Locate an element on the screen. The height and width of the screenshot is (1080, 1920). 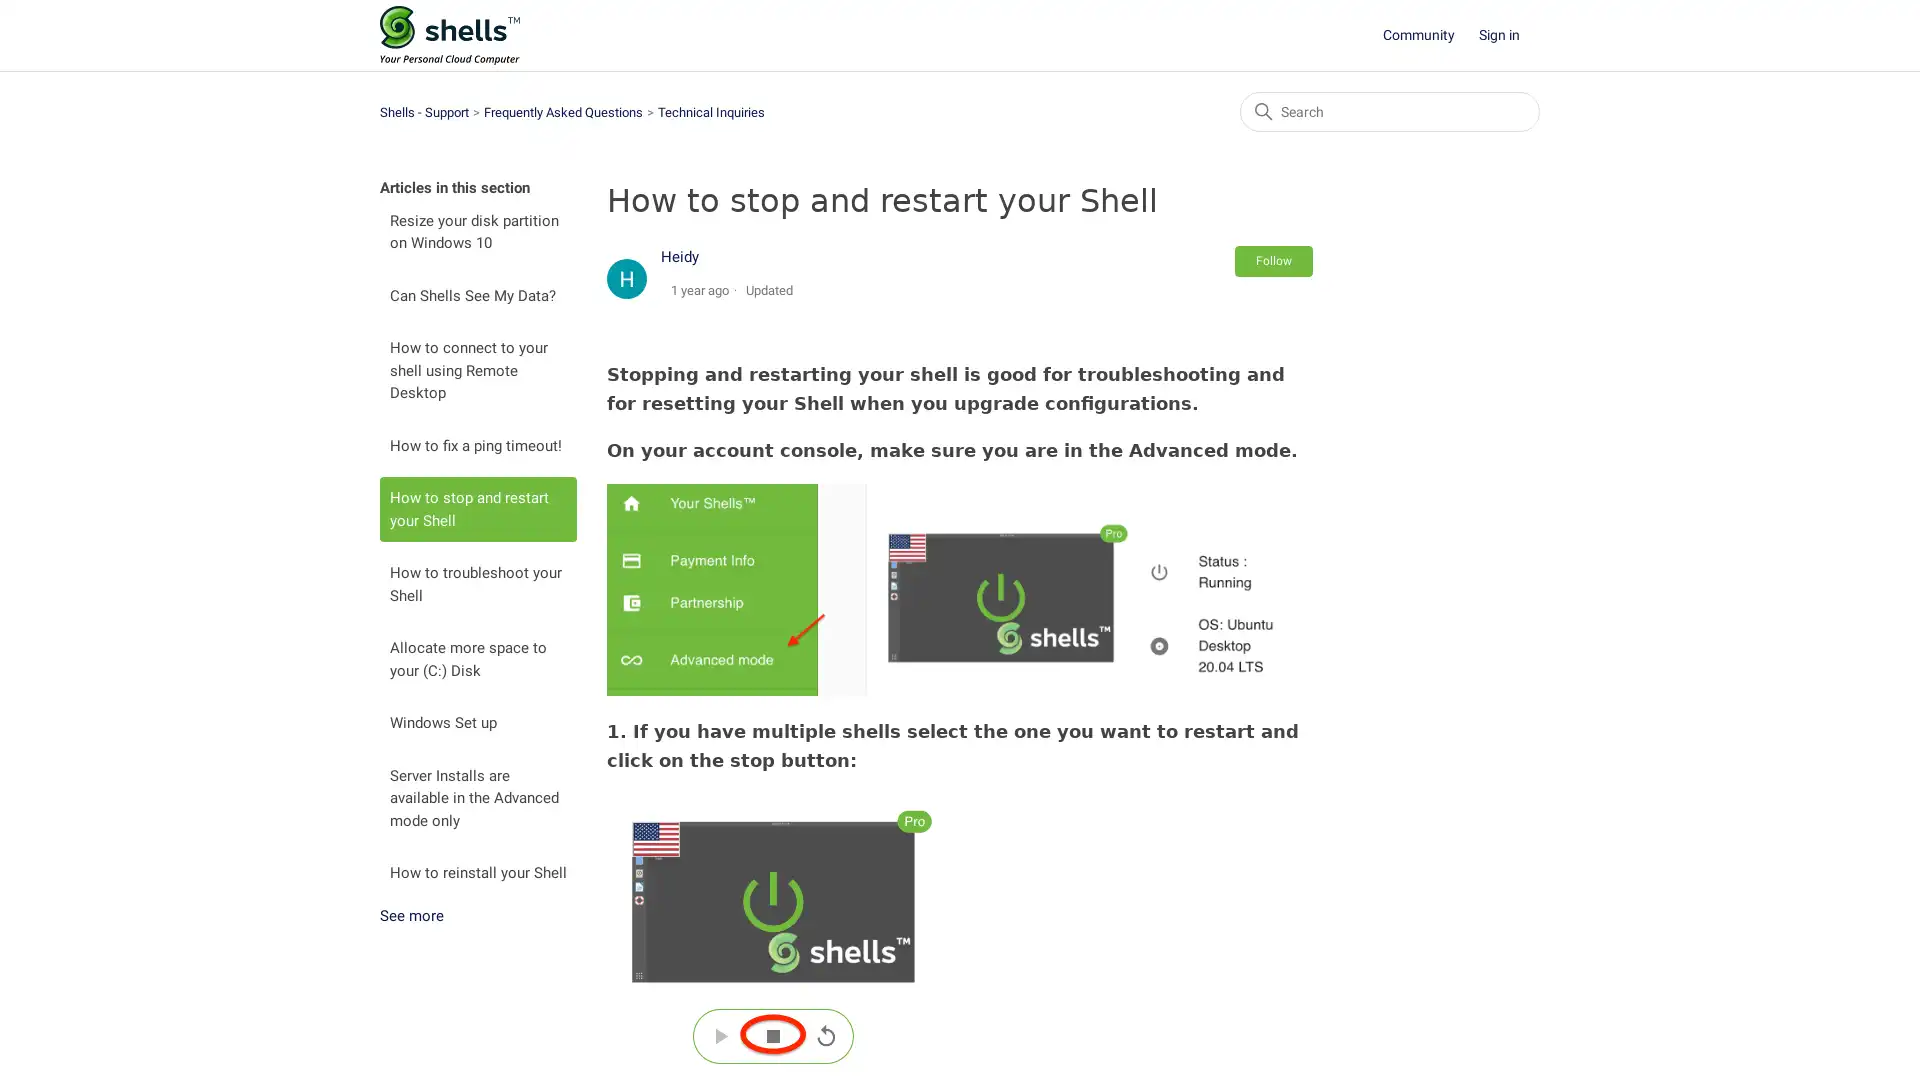
Sign in is located at coordinates (1509, 35).